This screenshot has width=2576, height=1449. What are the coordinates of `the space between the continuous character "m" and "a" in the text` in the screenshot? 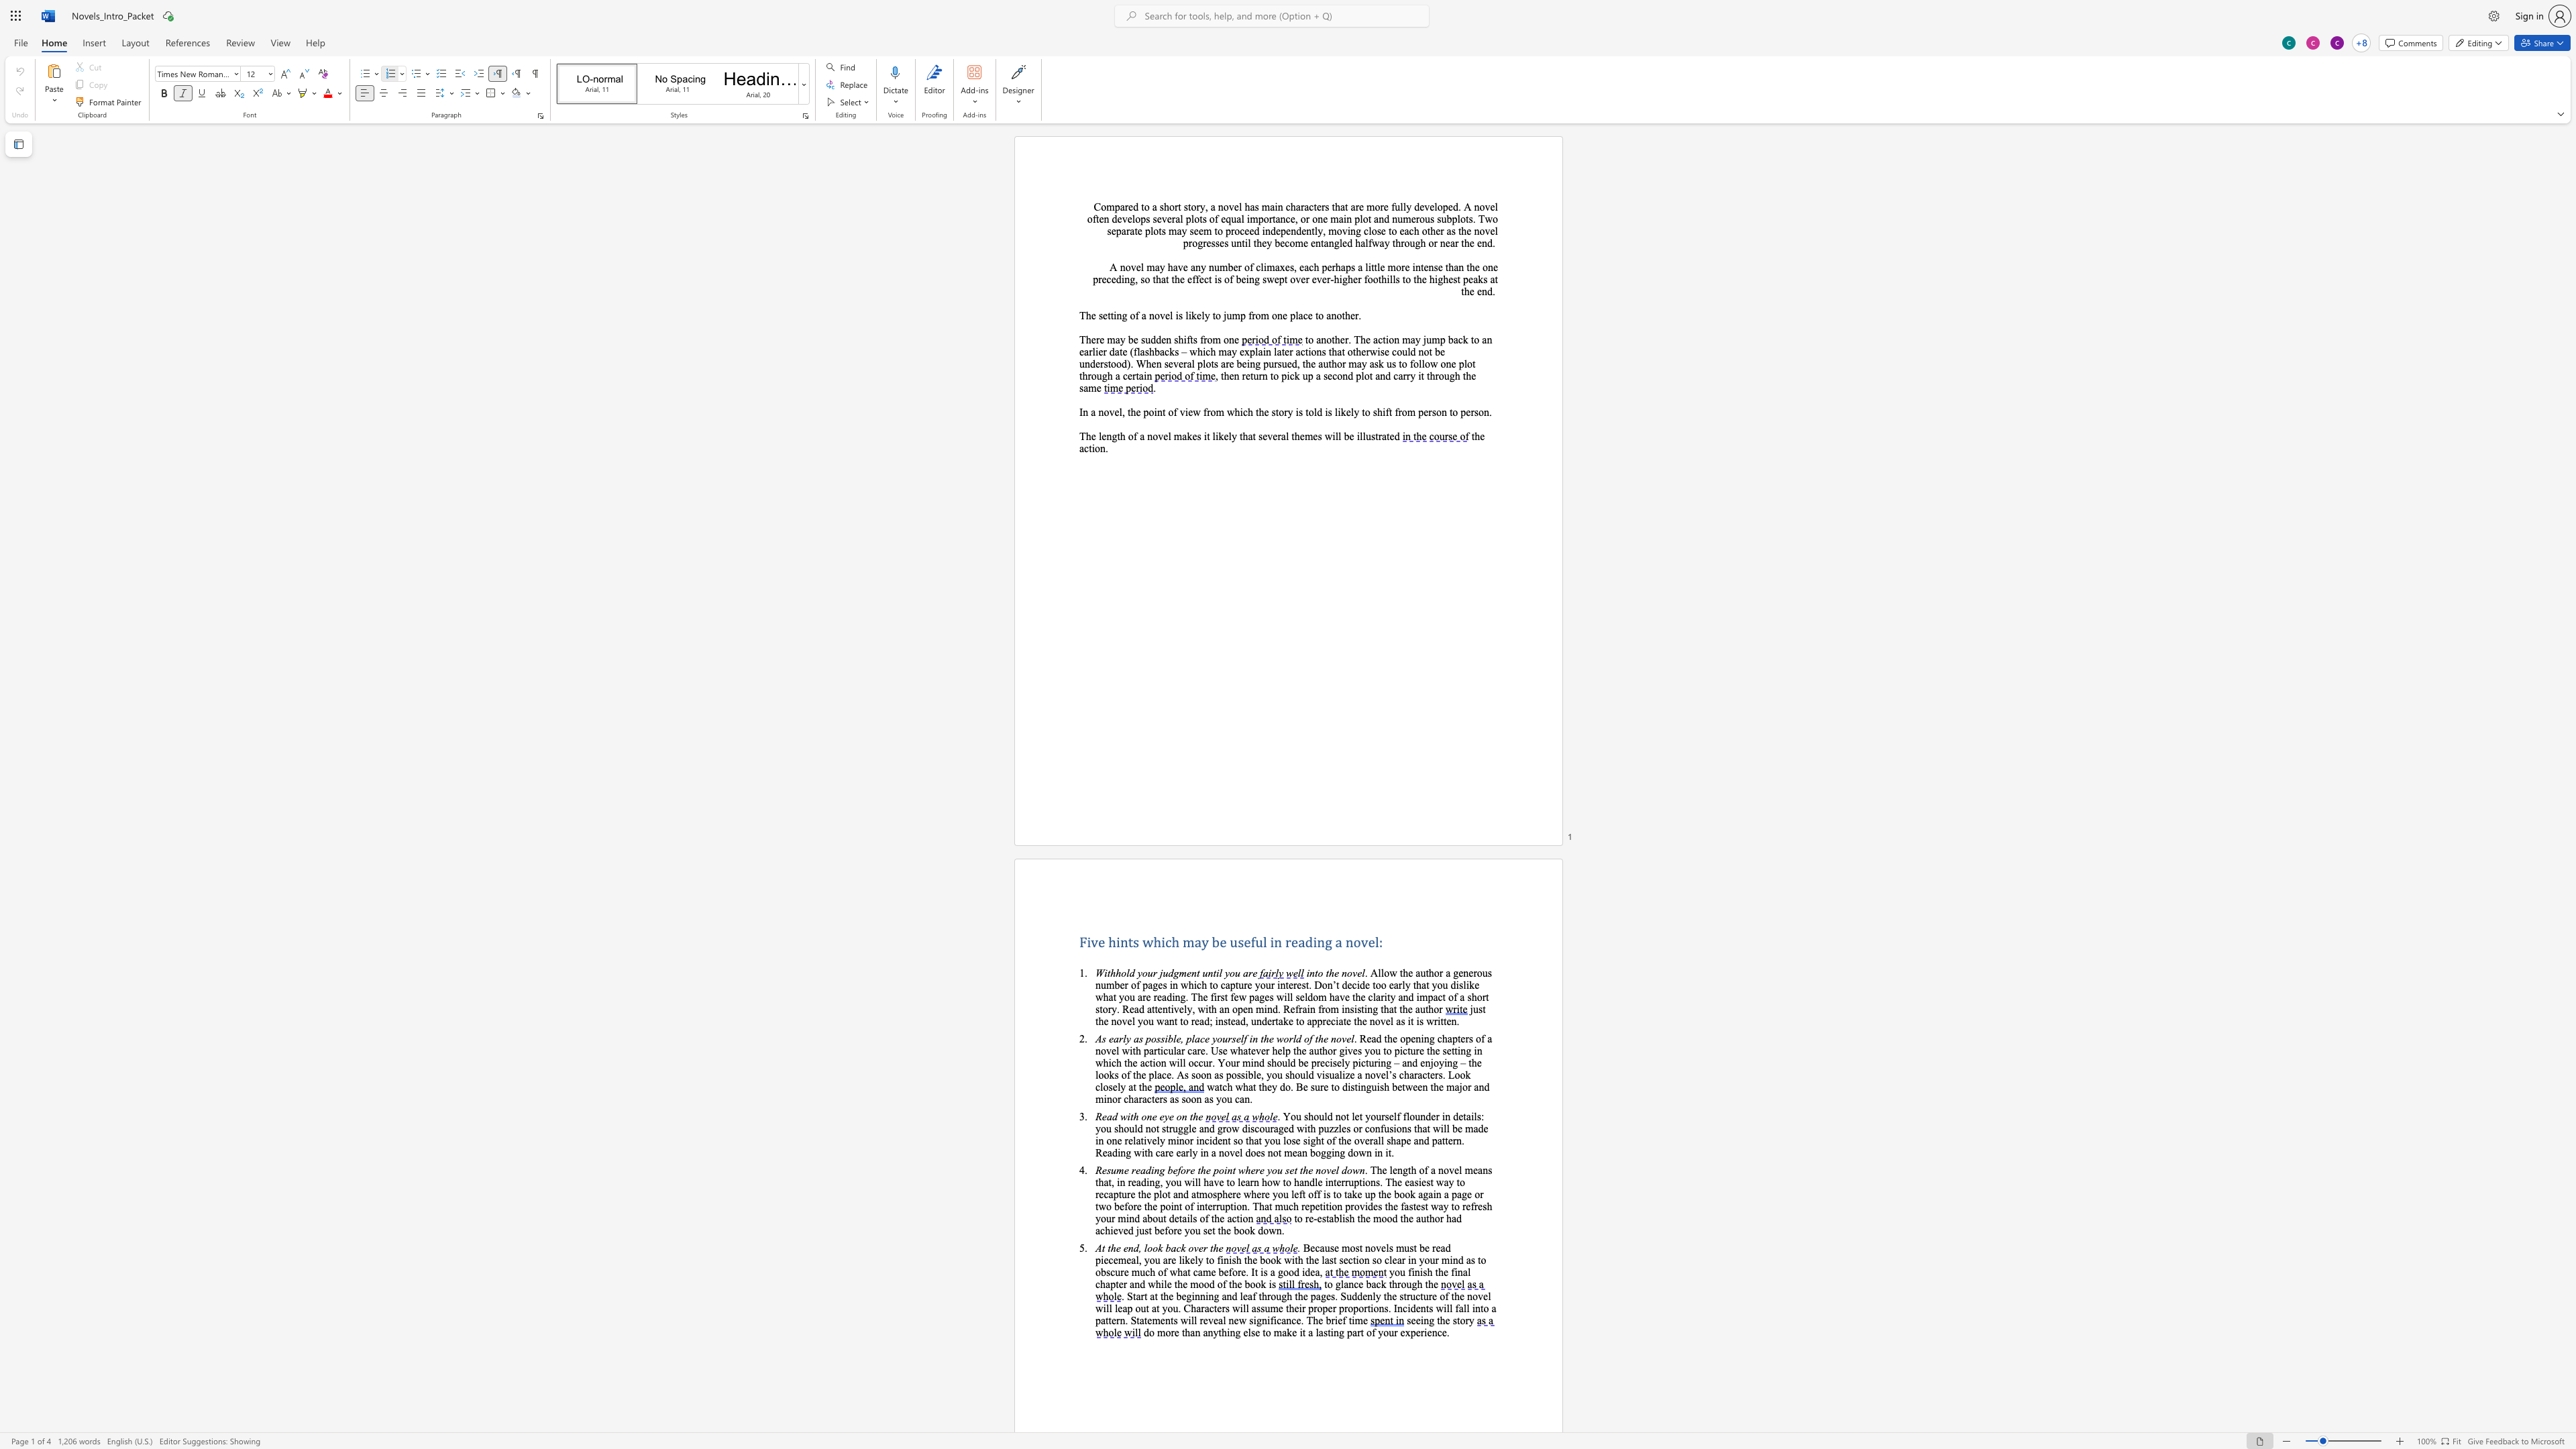 It's located at (1470, 1128).